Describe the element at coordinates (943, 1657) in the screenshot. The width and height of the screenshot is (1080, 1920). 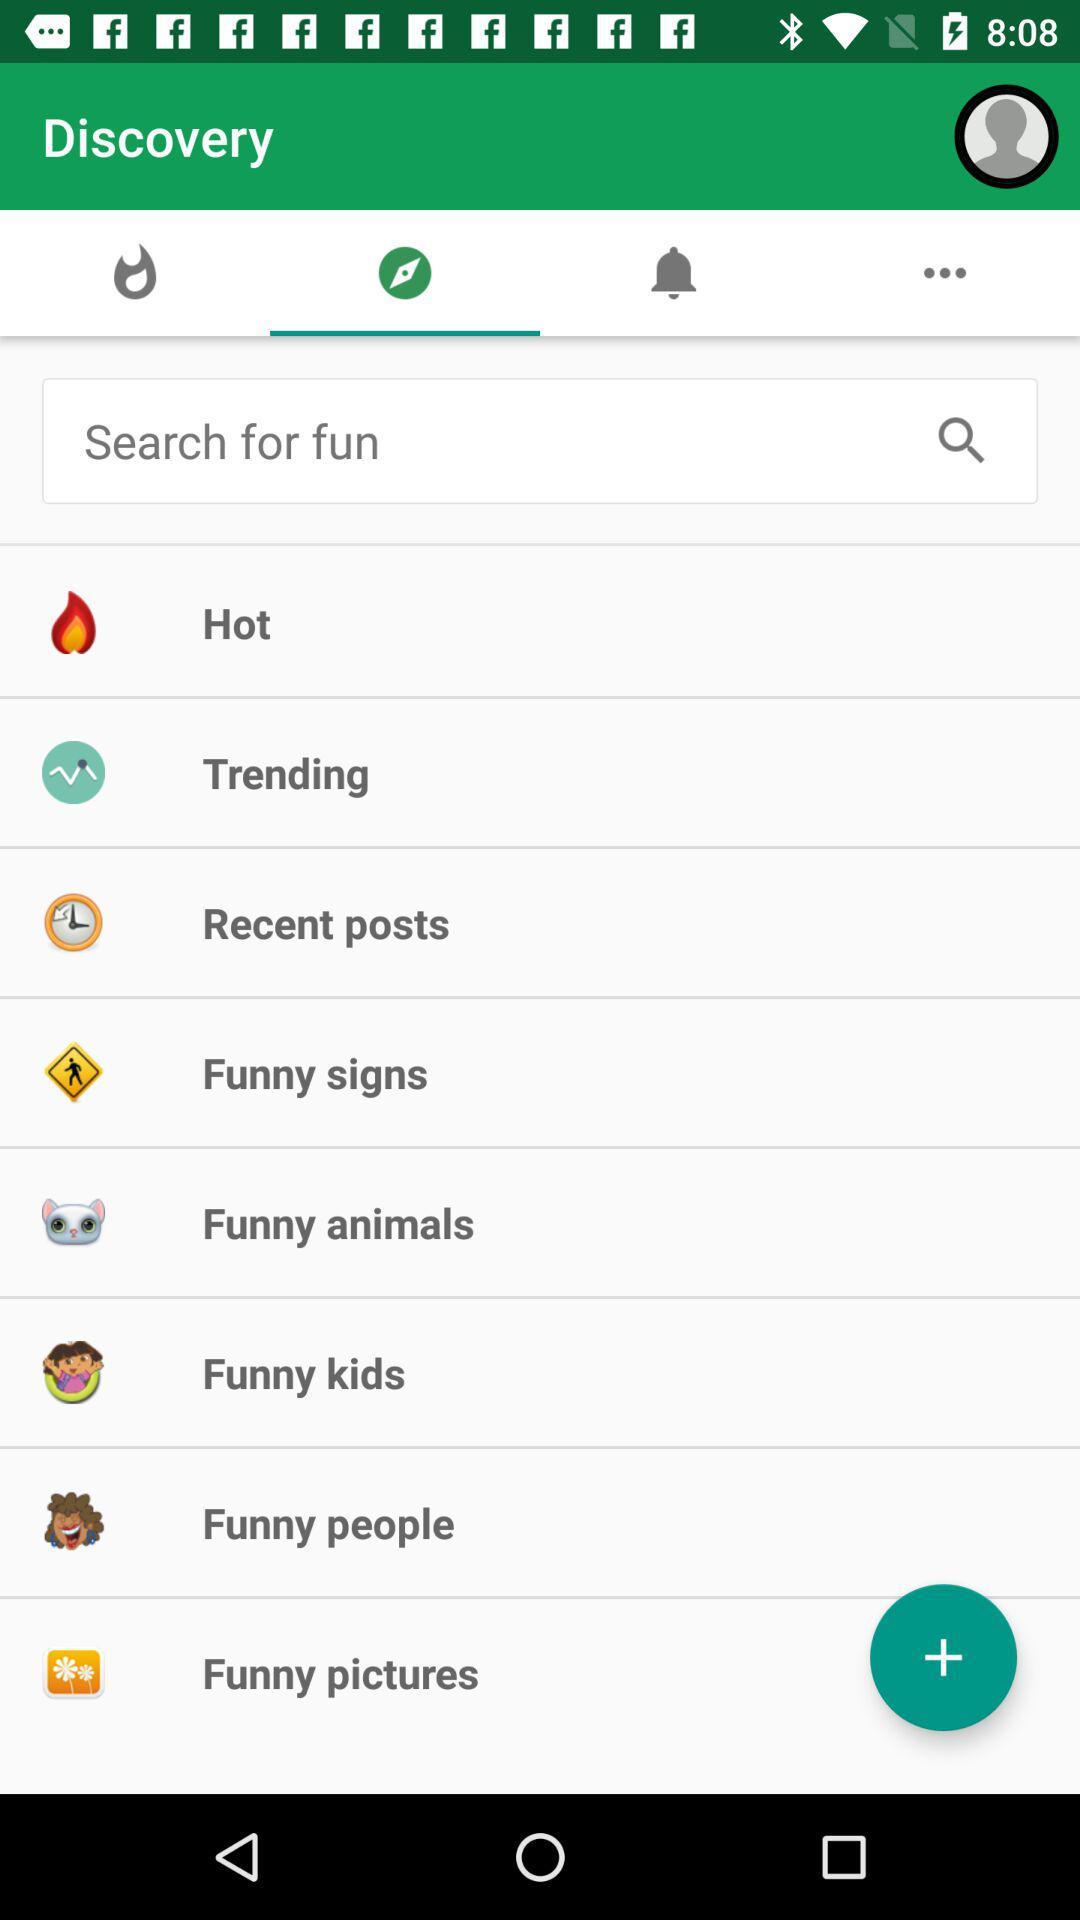
I see `category` at that location.